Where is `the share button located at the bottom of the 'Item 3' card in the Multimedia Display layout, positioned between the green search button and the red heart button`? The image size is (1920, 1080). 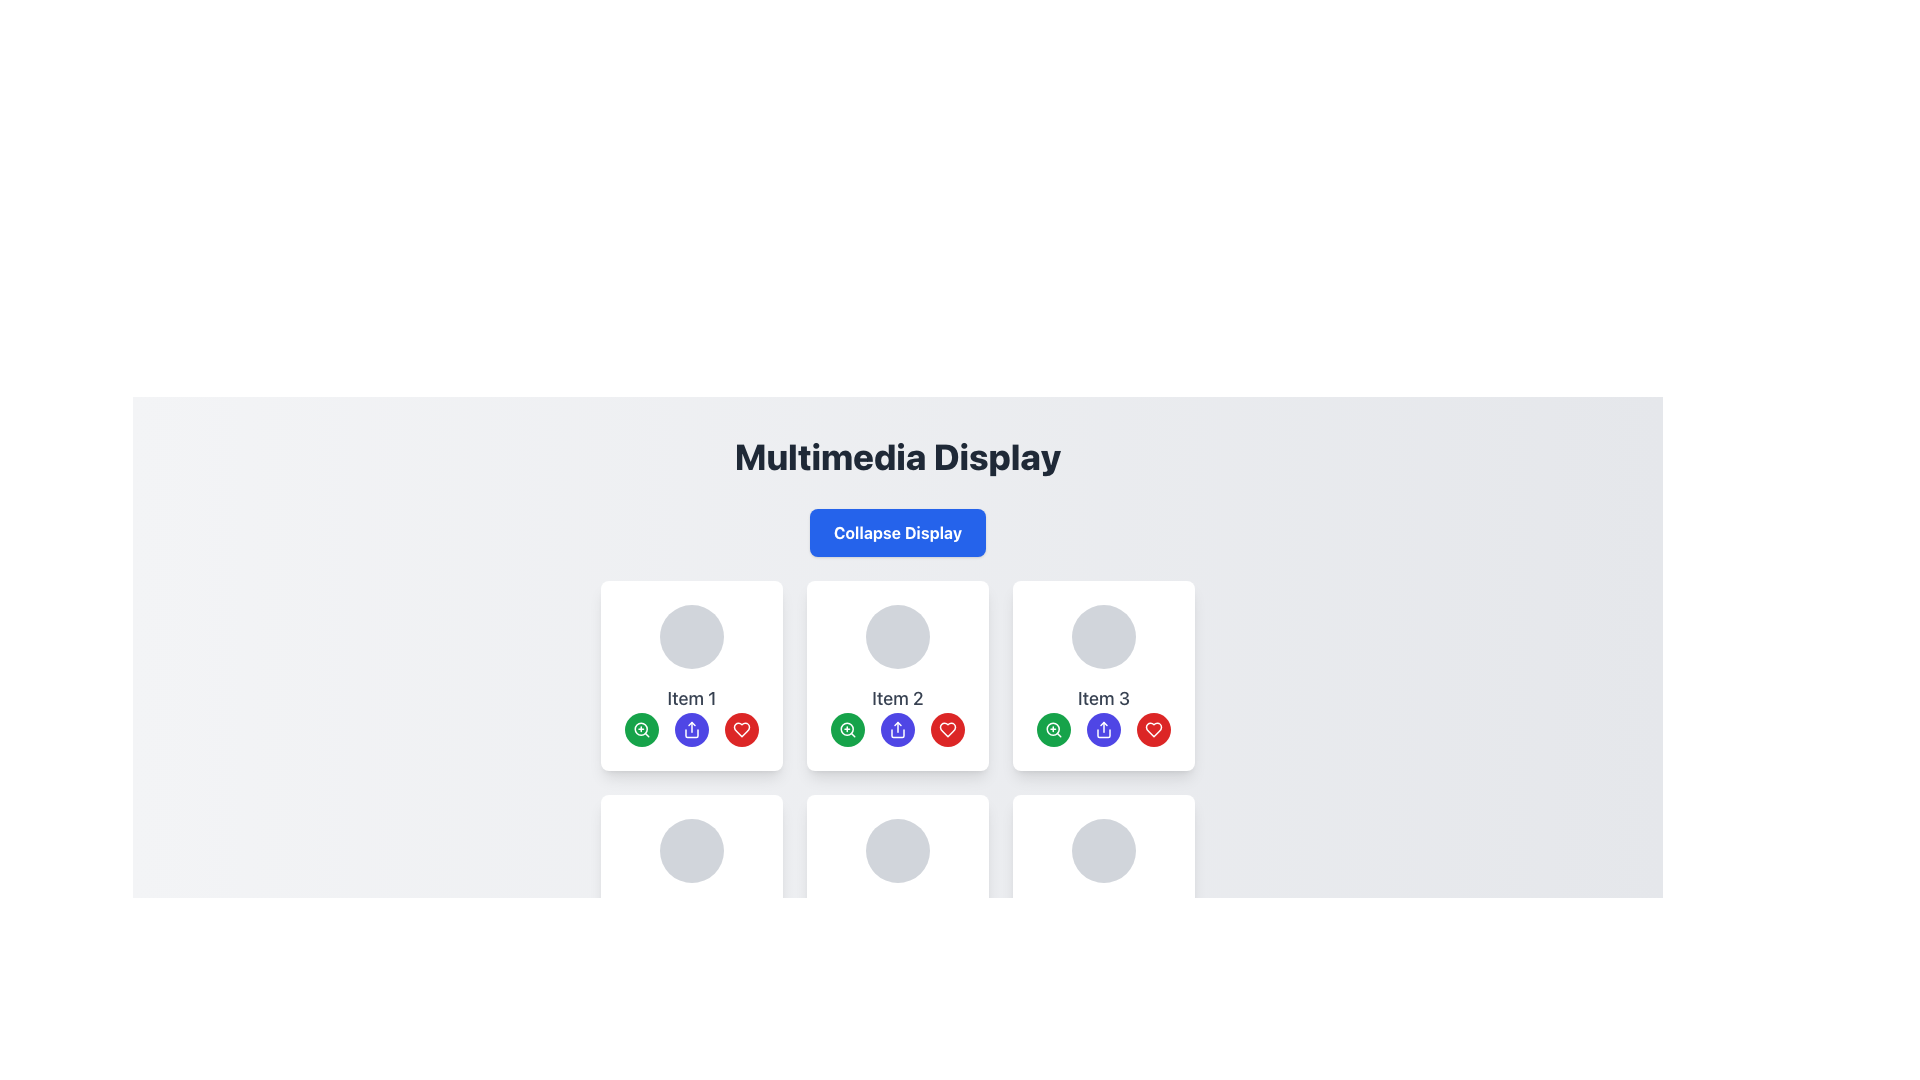
the share button located at the bottom of the 'Item 3' card in the Multimedia Display layout, positioned between the green search button and the red heart button is located at coordinates (1103, 729).